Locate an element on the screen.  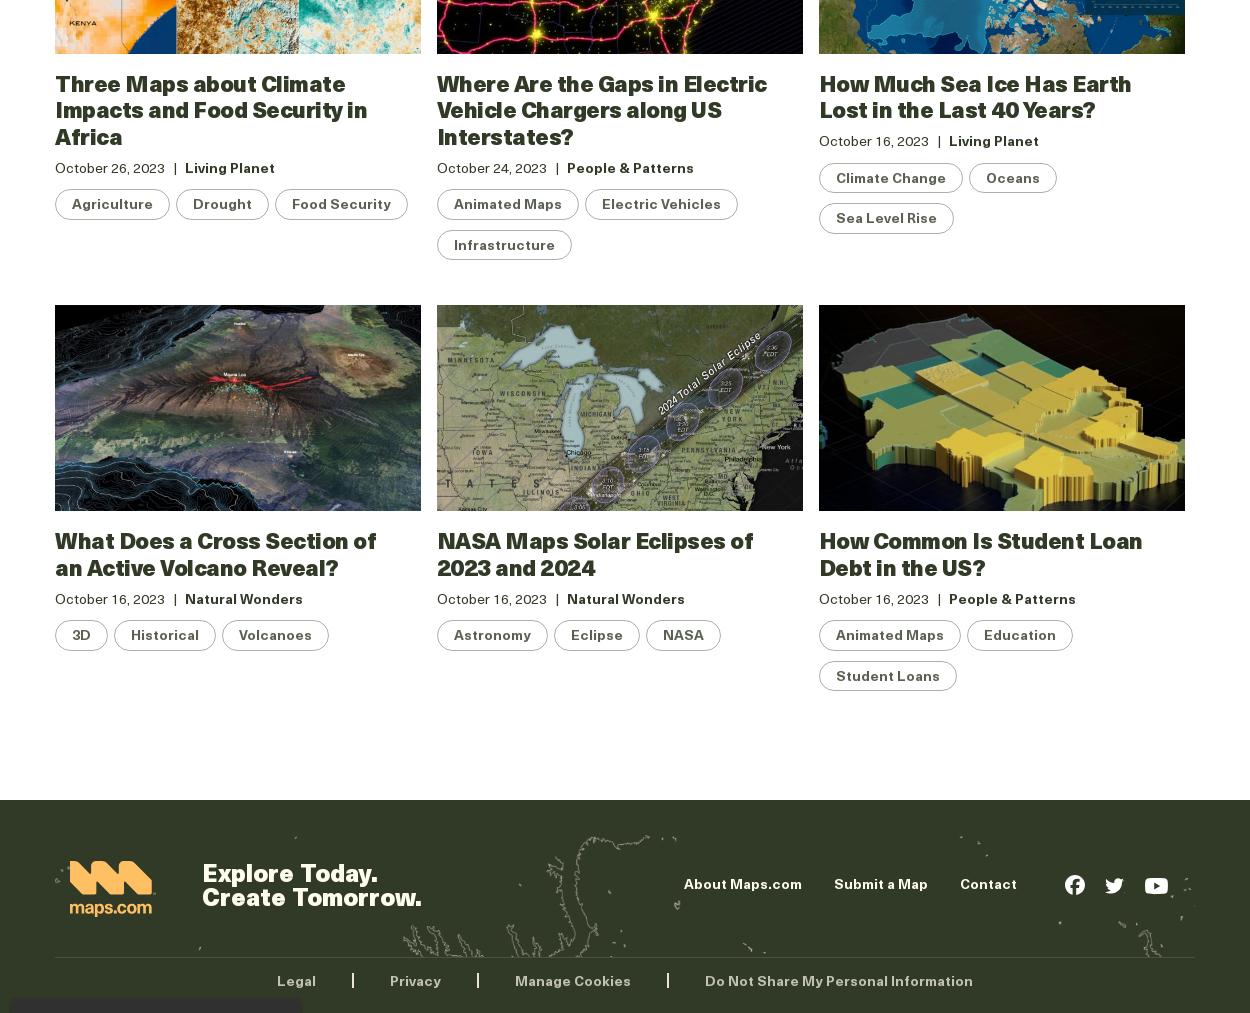
'How Common Is Student Loan Debt in the US?' is located at coordinates (979, 552).